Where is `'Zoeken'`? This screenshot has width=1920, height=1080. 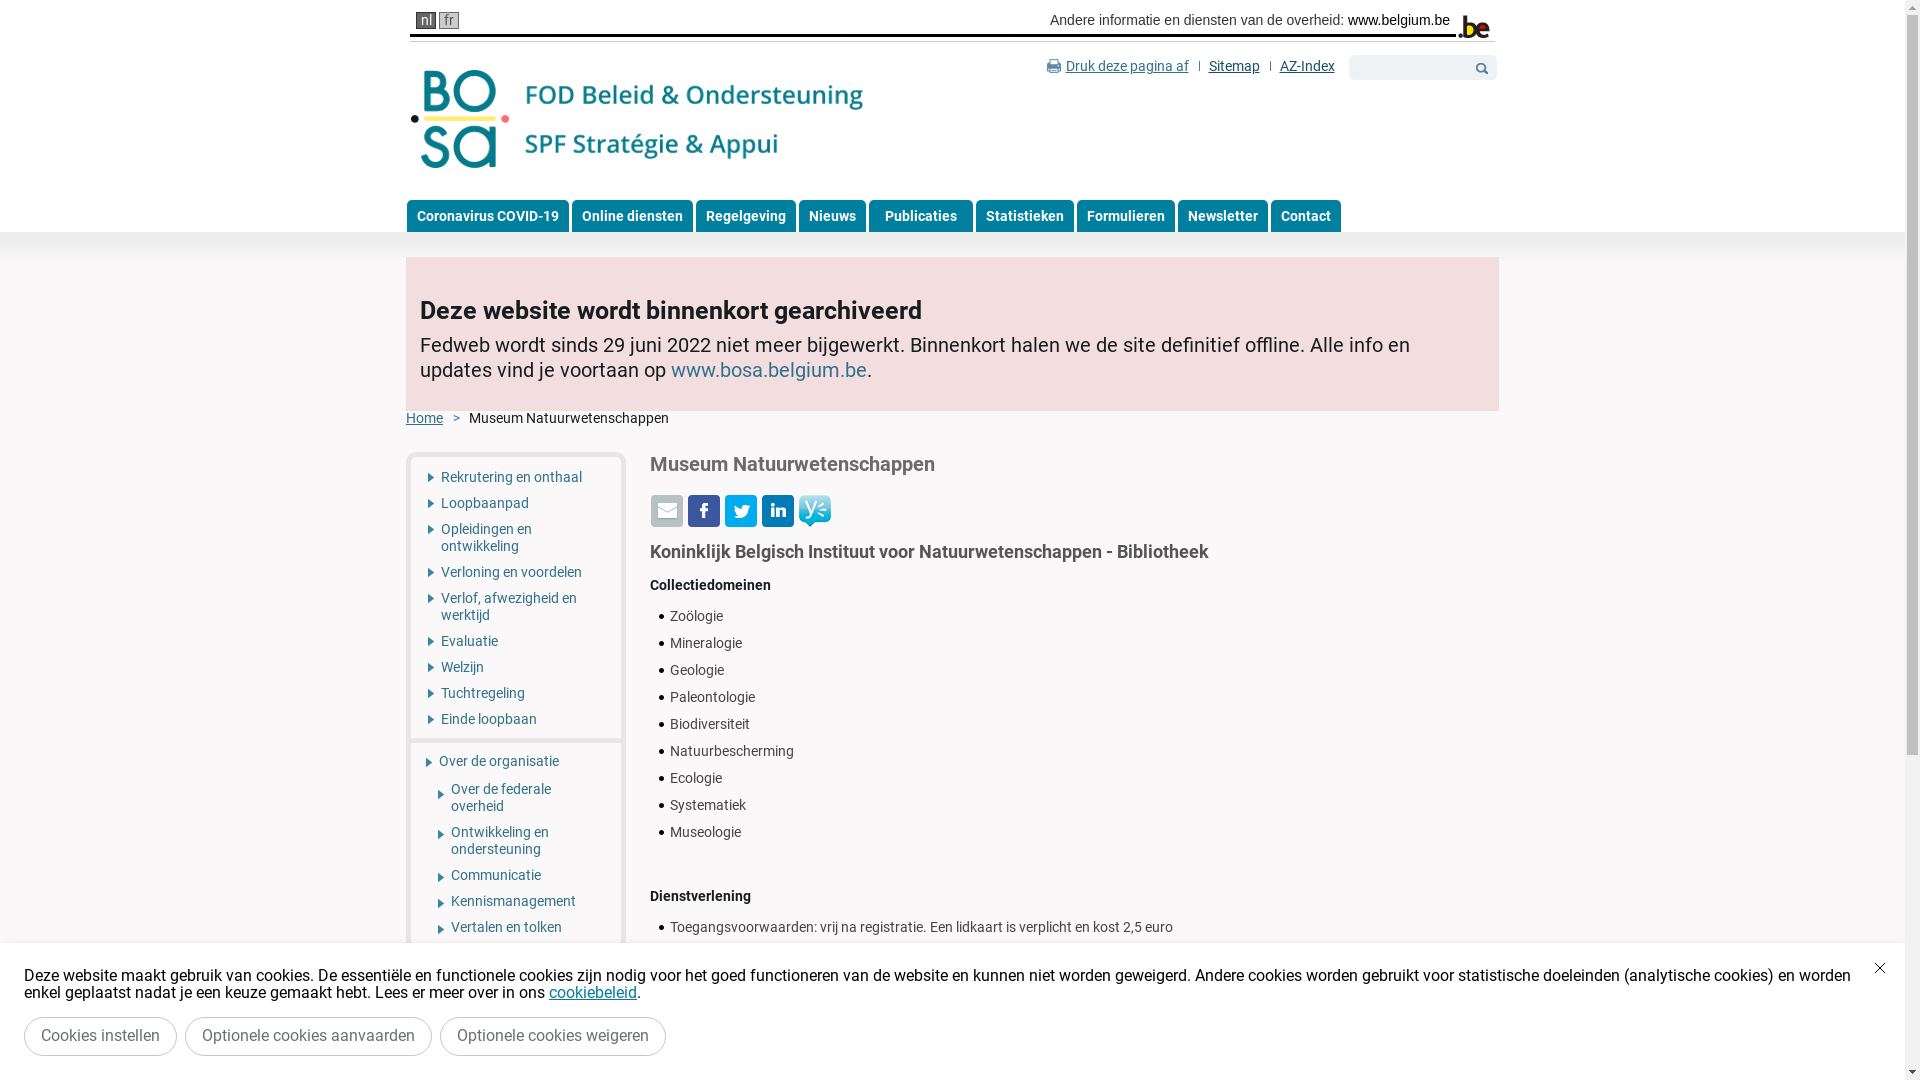
'Zoeken' is located at coordinates (1482, 66).